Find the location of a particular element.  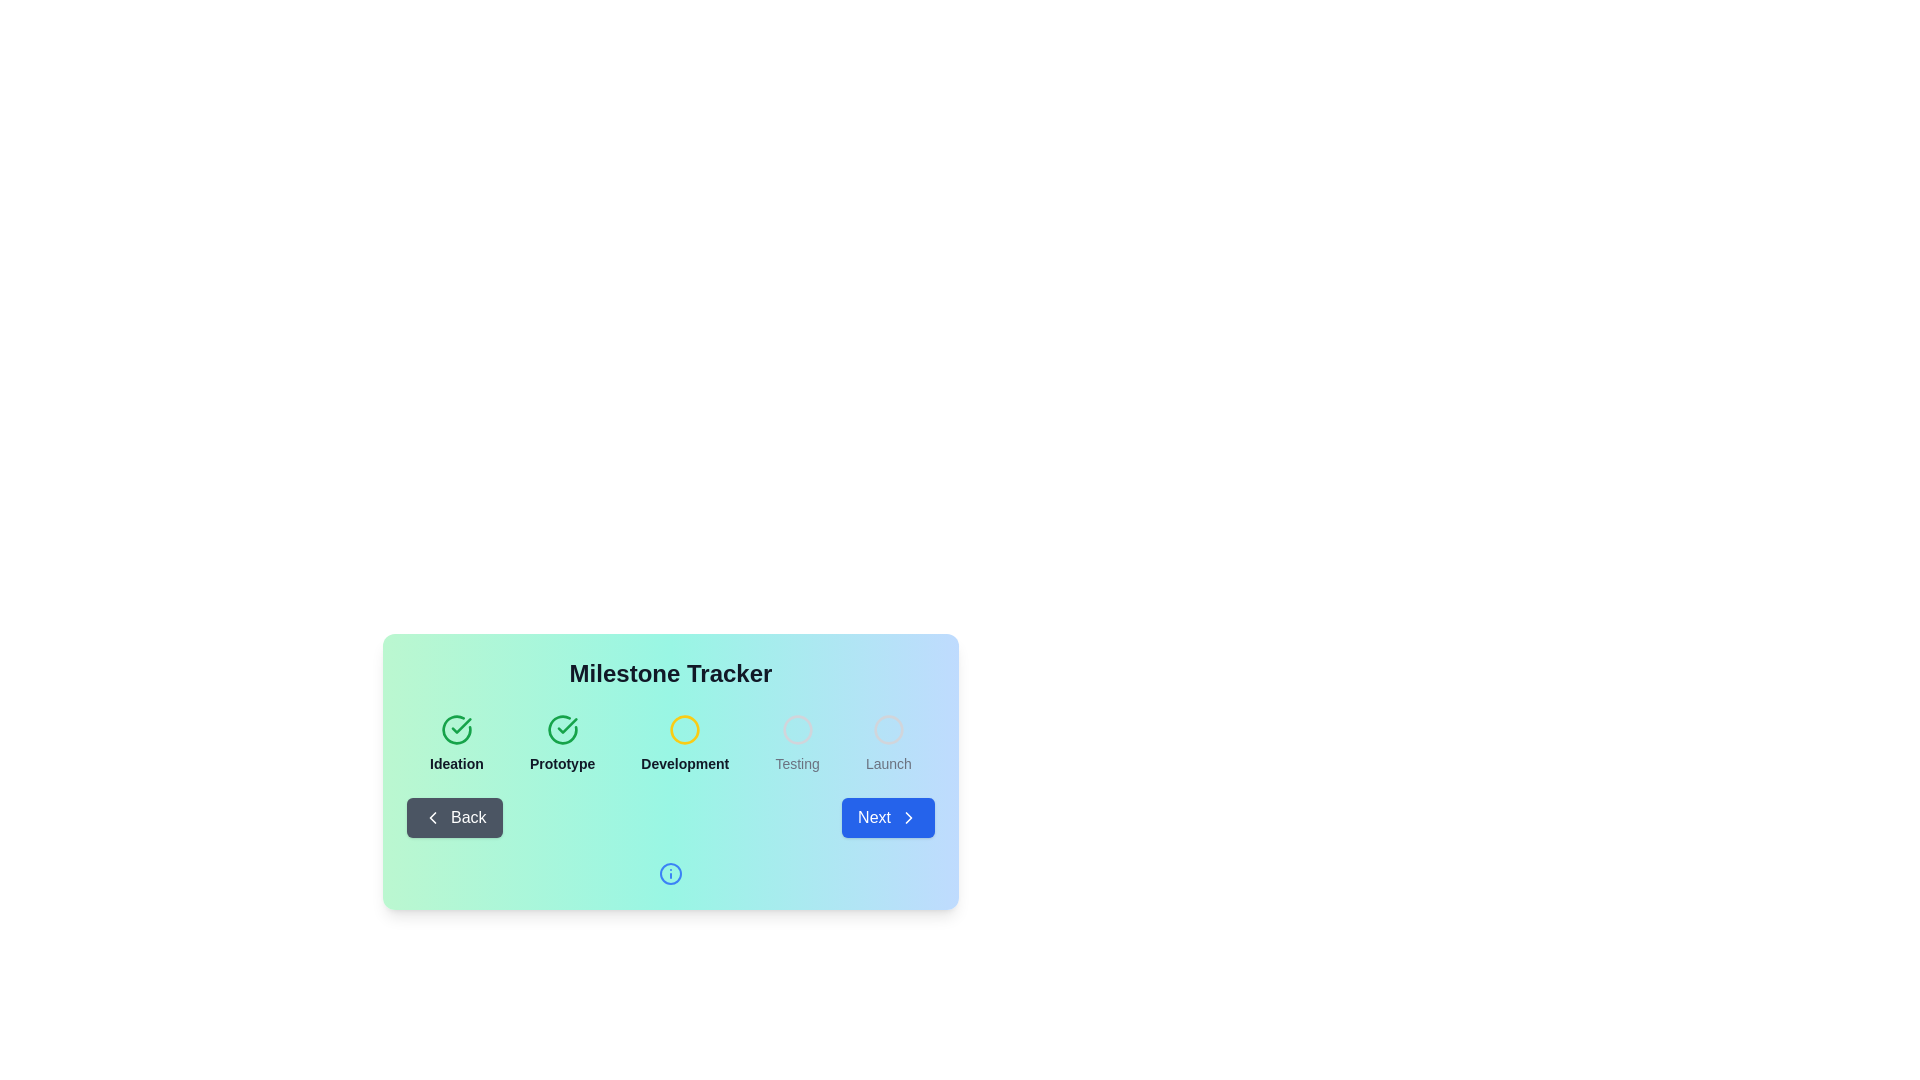

the 'Back' button with a dark grey background and a left-facing chevron icon, located at the bottom-left corner of the Milestone Tracker interface is located at coordinates (453, 817).